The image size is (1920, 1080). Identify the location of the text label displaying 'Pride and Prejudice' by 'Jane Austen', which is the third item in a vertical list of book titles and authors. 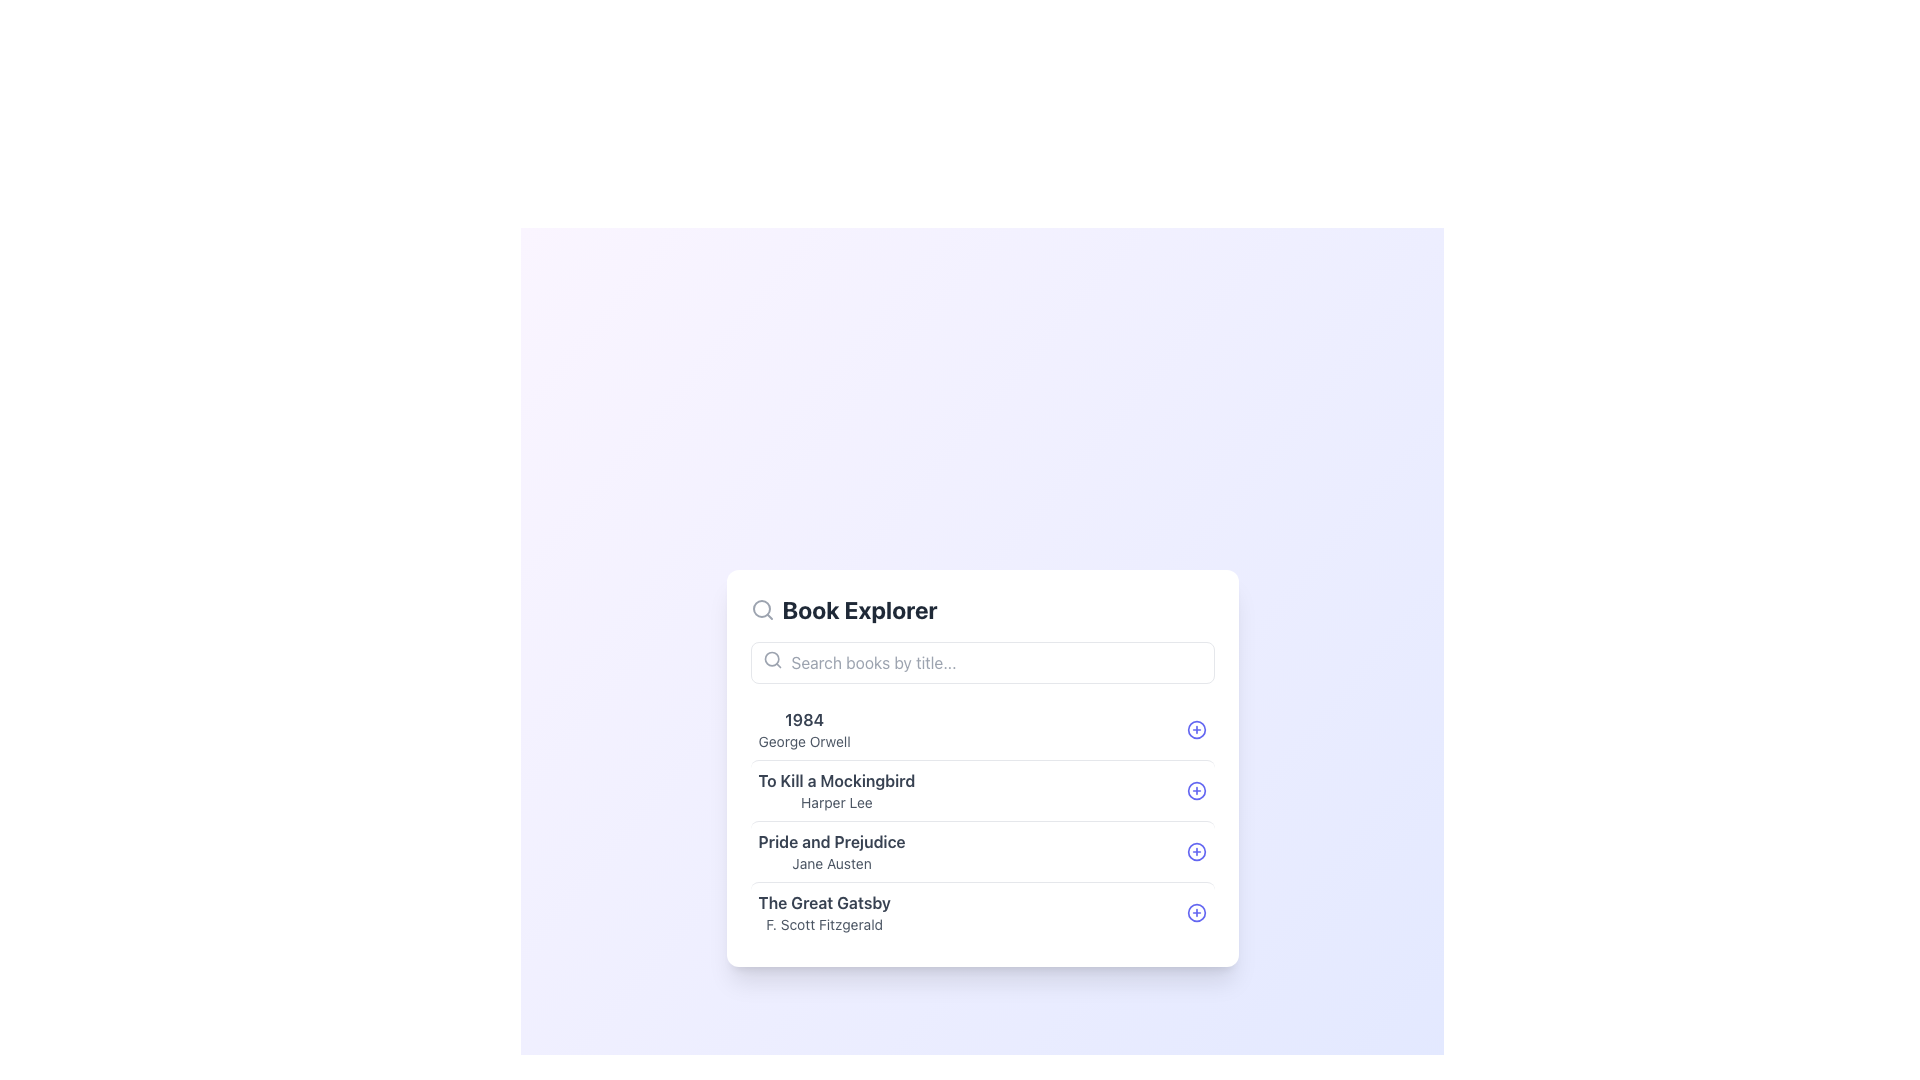
(832, 851).